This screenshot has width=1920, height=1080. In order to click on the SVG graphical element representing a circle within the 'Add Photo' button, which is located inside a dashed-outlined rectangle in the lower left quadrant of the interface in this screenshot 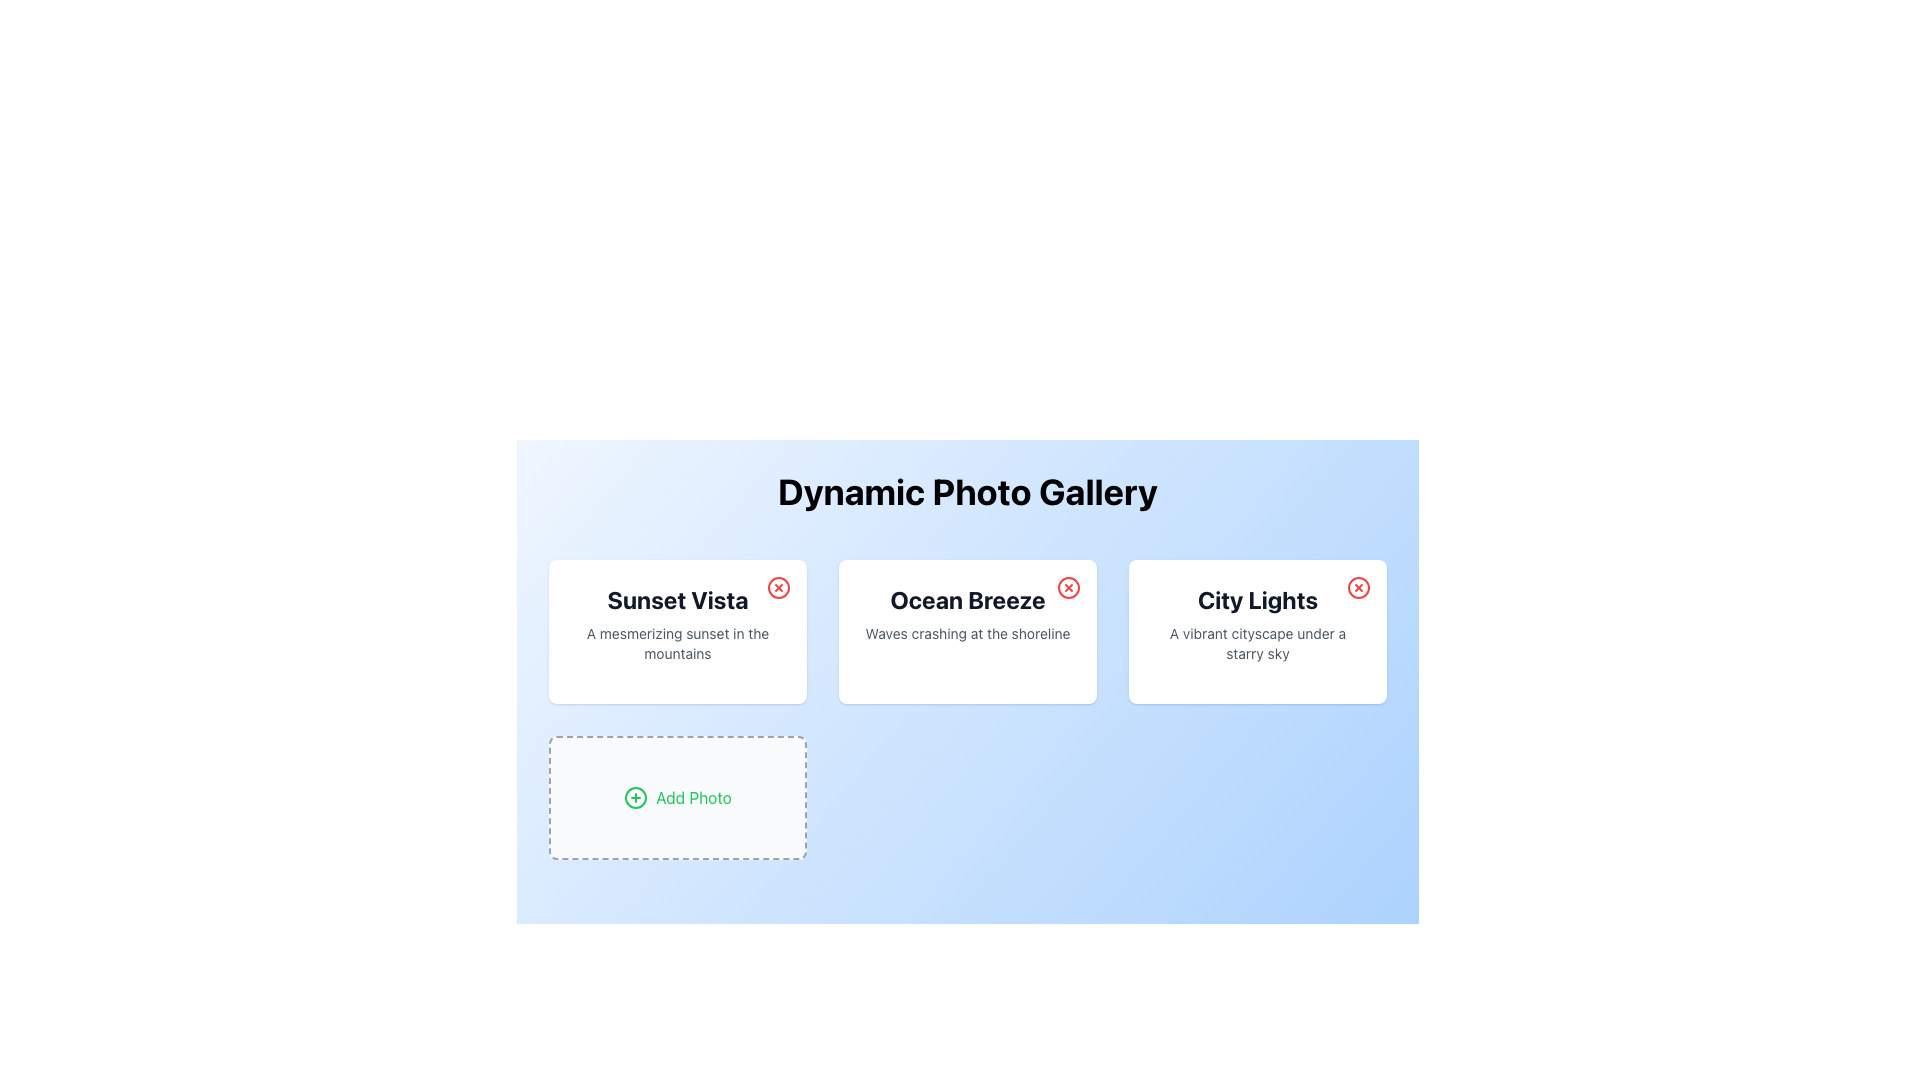, I will do `click(635, 797)`.